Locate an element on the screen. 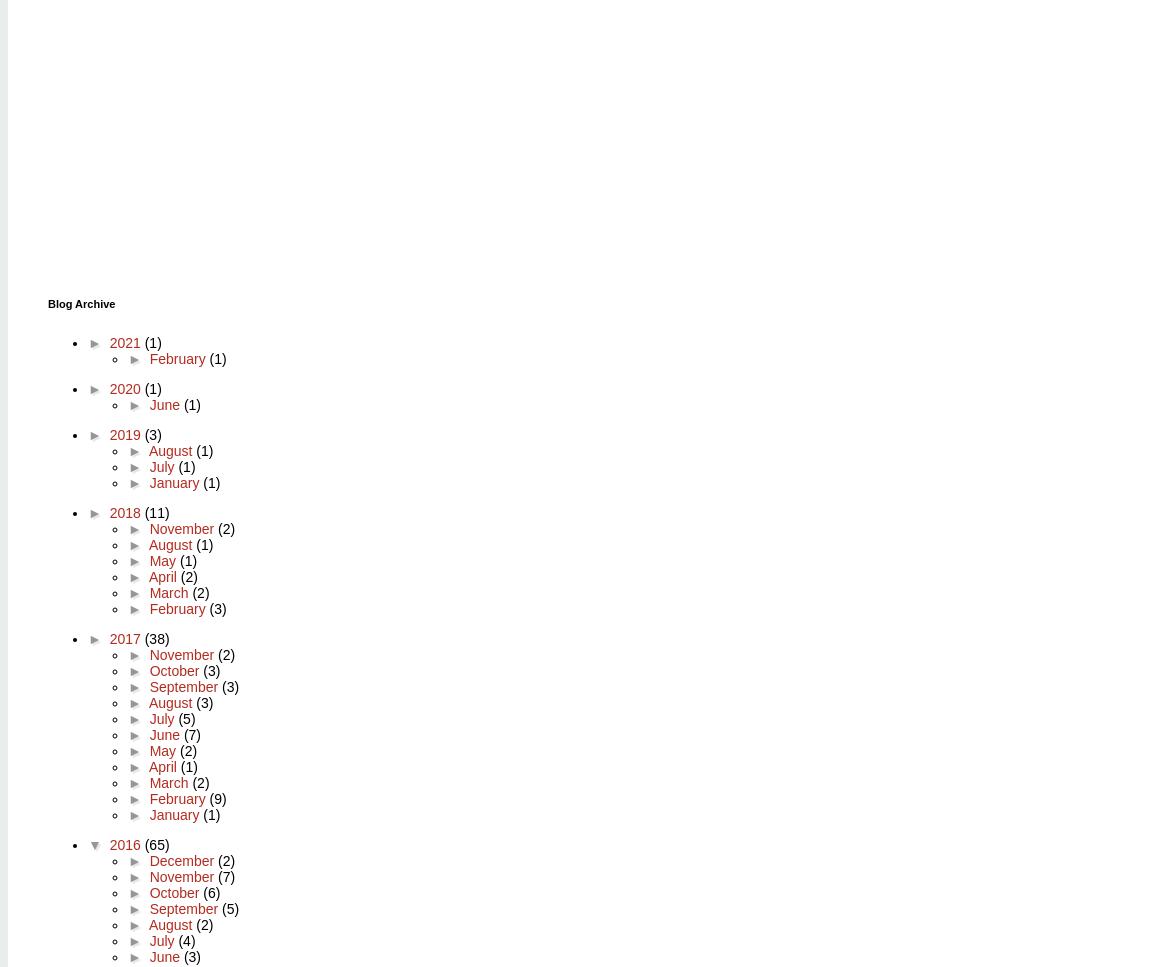 Image resolution: width=1158 pixels, height=967 pixels. '2021' is located at coordinates (108, 341).